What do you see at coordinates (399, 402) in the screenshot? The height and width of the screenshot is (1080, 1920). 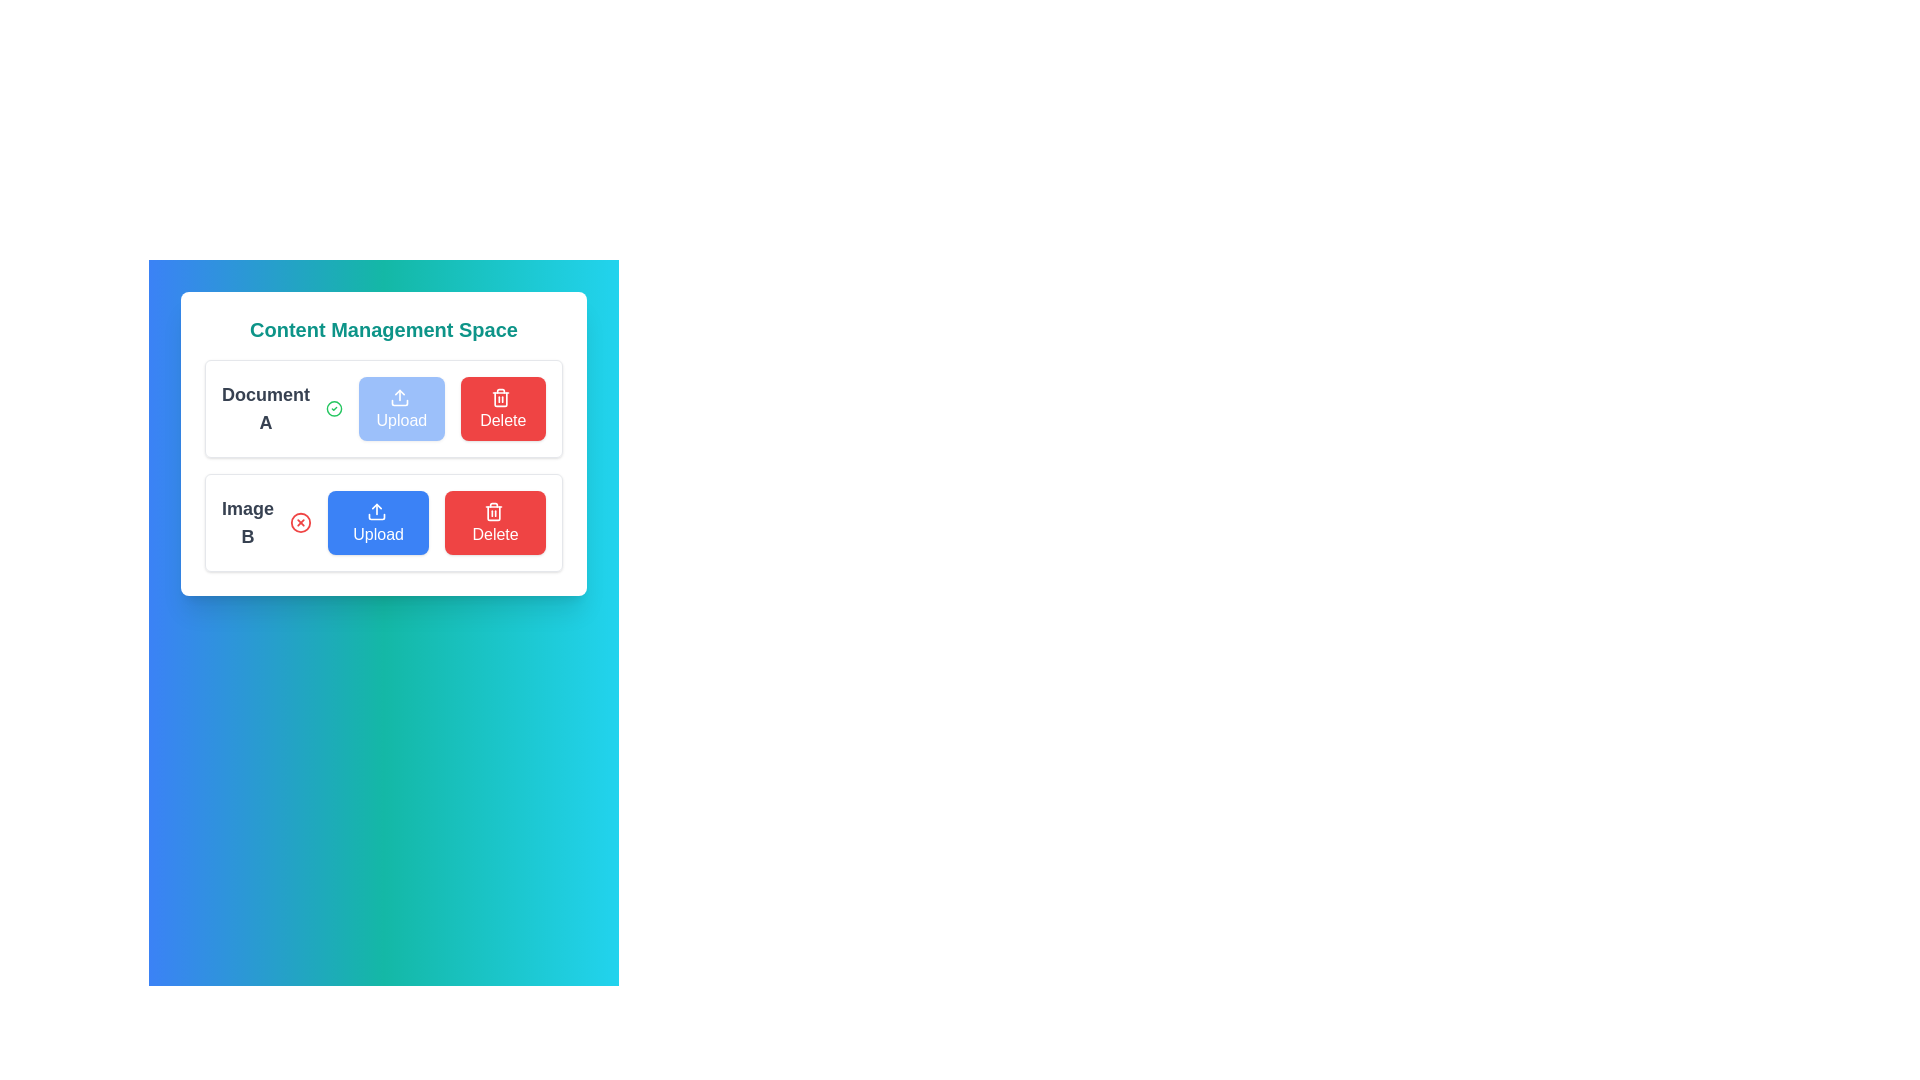 I see `the iconographic component of the upload icon located in the right section of the second row of the content management interface, which visually reinforces the action associated with the 'Upload' button` at bounding box center [399, 402].